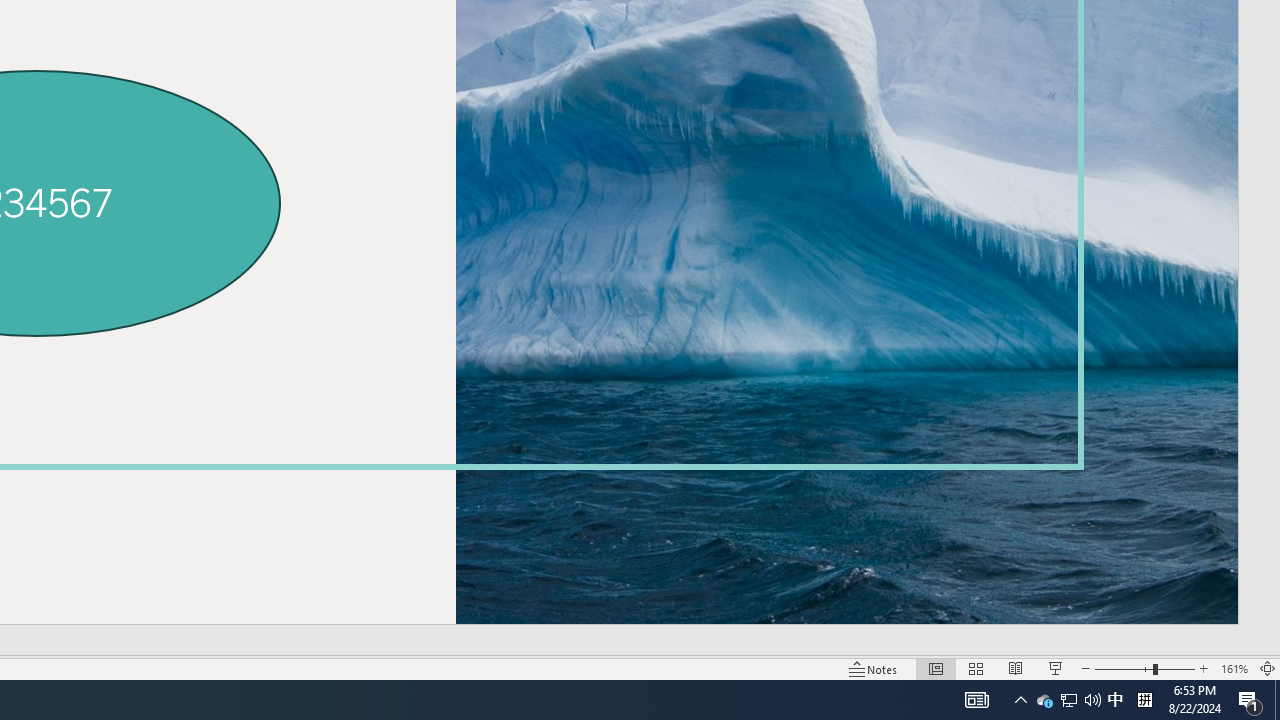  Describe the element at coordinates (1203, 669) in the screenshot. I see `'Zoom In'` at that location.